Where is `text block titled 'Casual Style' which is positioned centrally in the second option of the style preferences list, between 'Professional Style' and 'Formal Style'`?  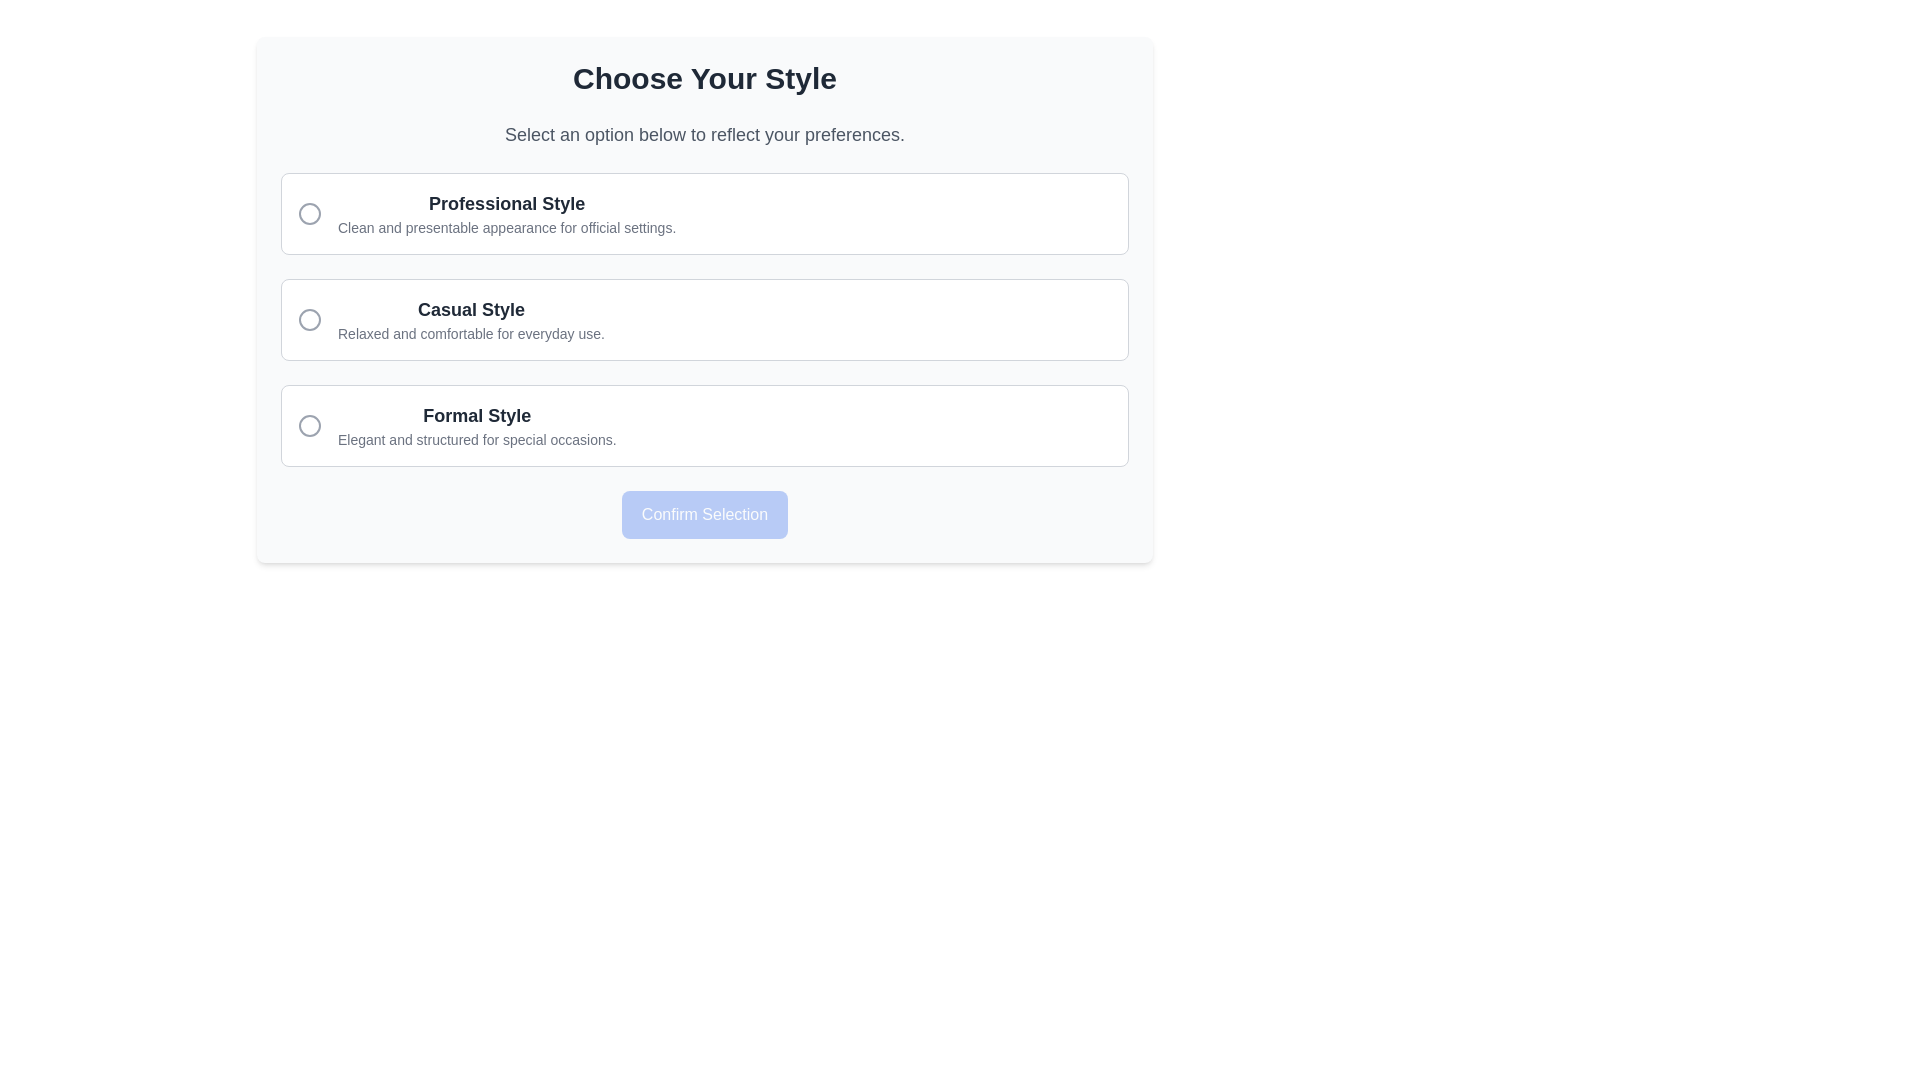
text block titled 'Casual Style' which is positioned centrally in the second option of the style preferences list, between 'Professional Style' and 'Formal Style' is located at coordinates (470, 319).